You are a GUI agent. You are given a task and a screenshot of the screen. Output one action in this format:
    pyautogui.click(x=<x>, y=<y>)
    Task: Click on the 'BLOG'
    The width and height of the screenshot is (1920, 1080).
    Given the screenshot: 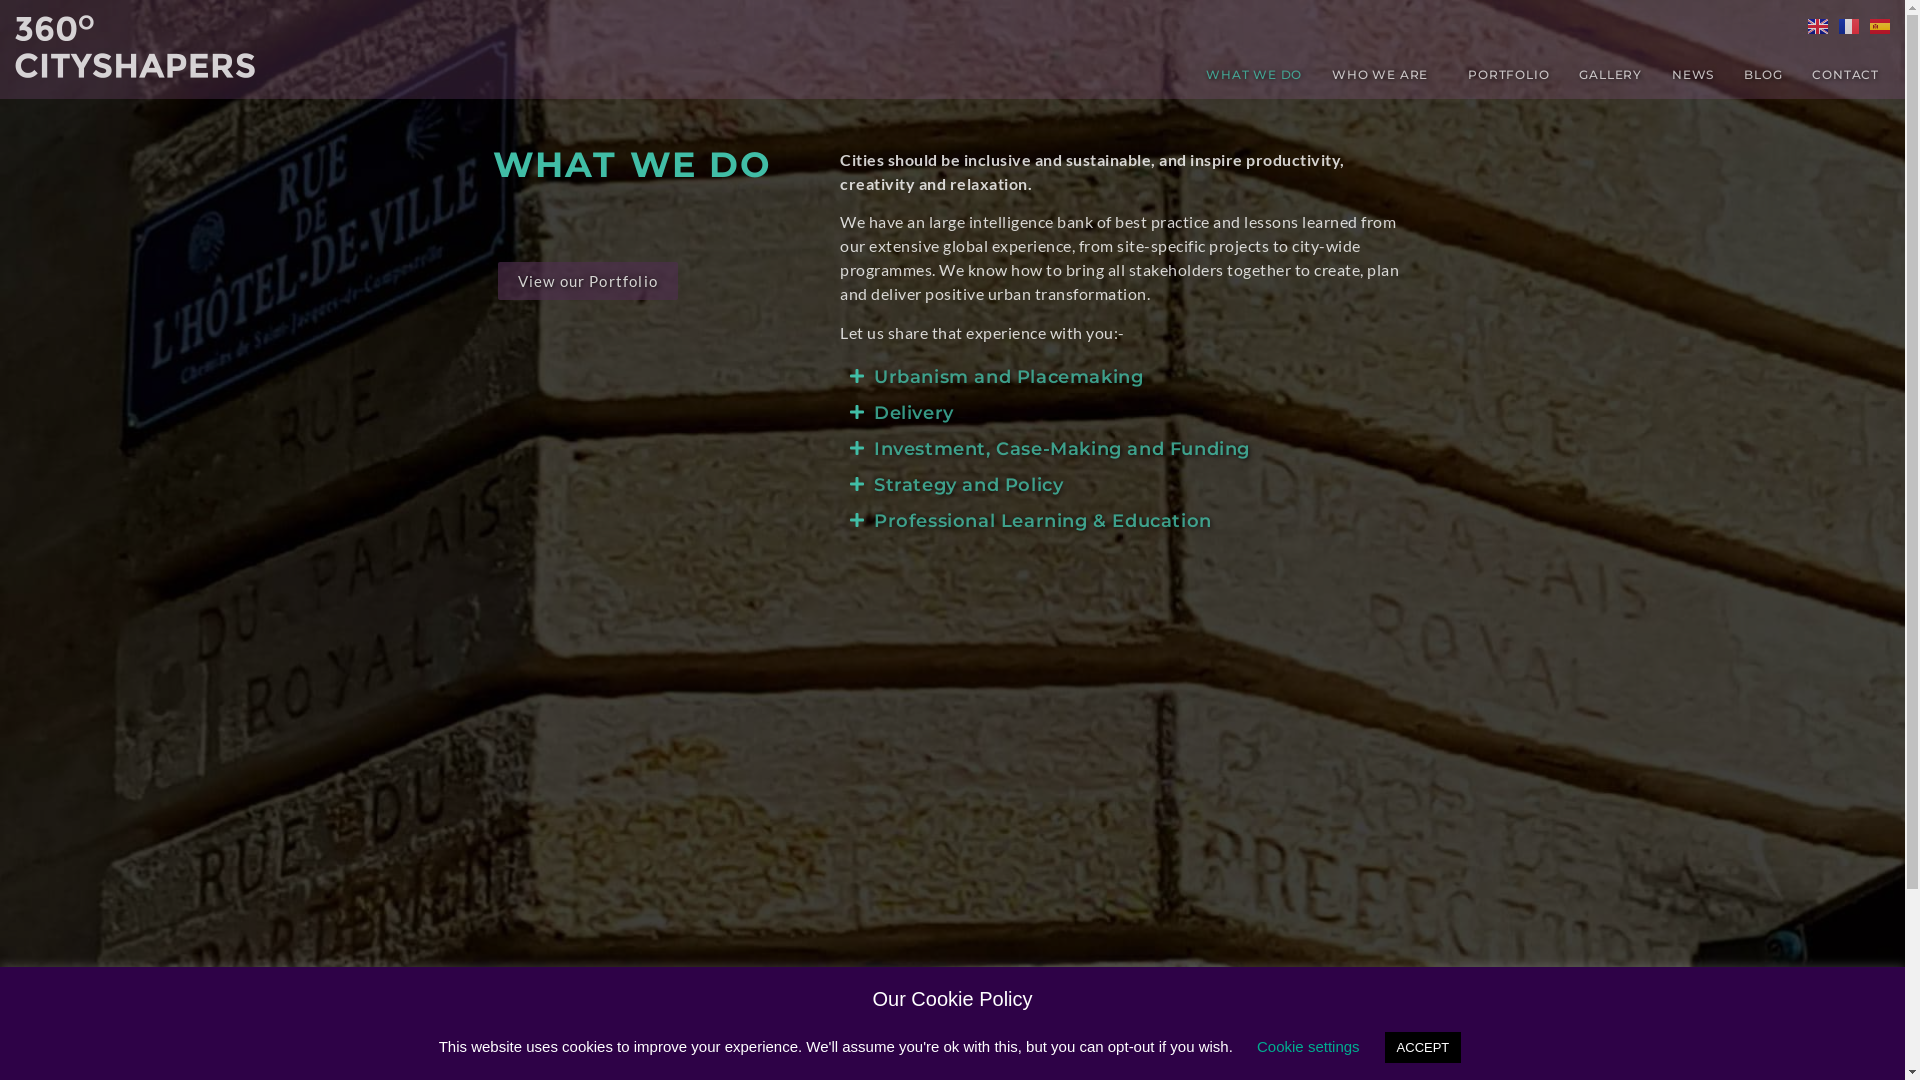 What is the action you would take?
    pyautogui.click(x=1742, y=73)
    